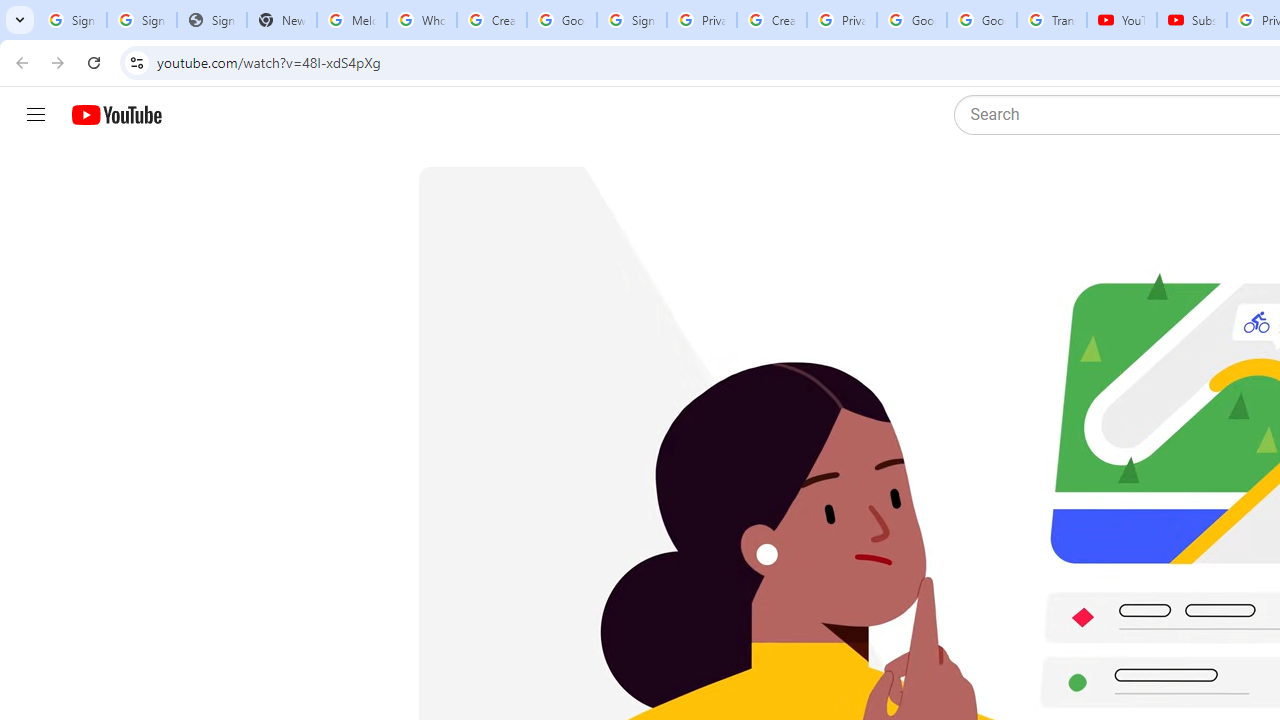 Image resolution: width=1280 pixels, height=720 pixels. Describe the element at coordinates (630, 20) in the screenshot. I see `'Sign in - Google Accounts'` at that location.